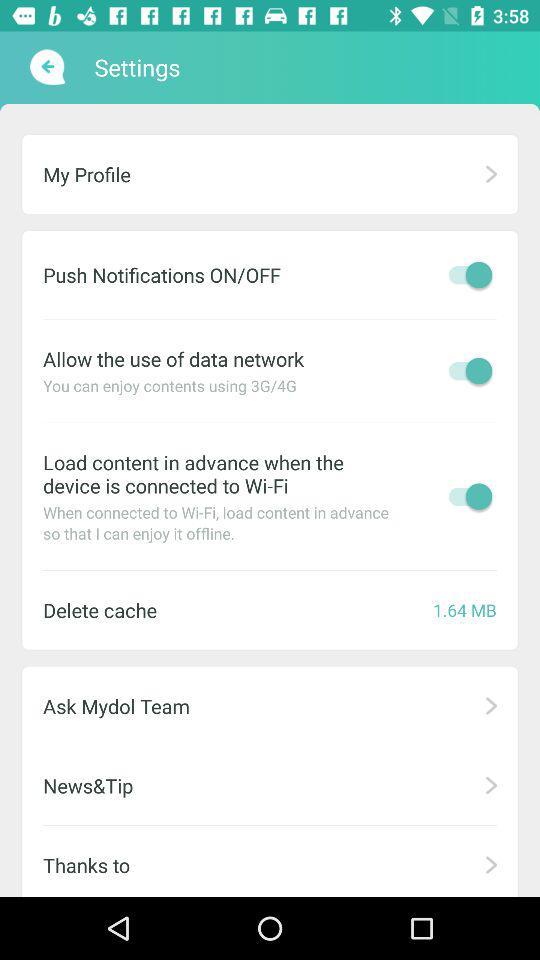 The height and width of the screenshot is (960, 540). I want to click on the item next to the settings item, so click(45, 67).